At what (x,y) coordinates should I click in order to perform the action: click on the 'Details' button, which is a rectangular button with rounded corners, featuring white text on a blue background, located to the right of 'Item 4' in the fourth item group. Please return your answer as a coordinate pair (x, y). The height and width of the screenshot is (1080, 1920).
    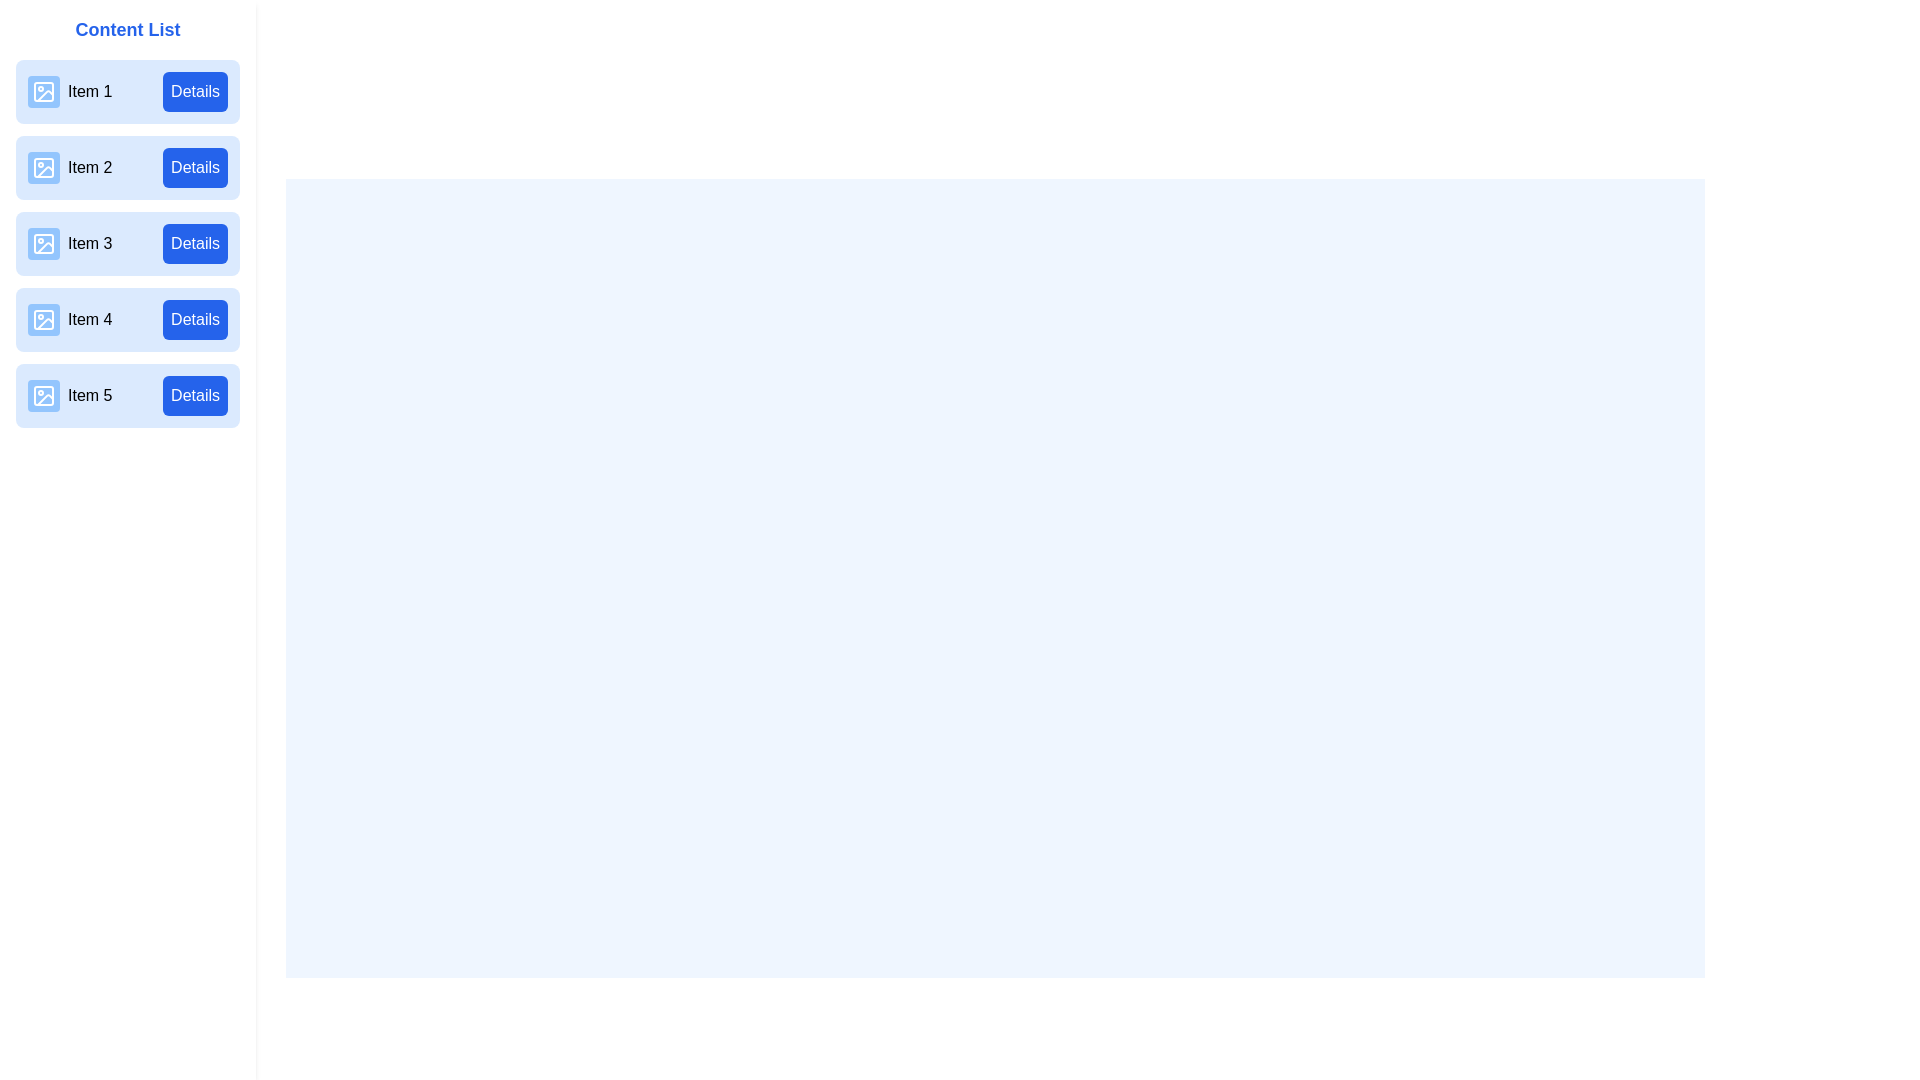
    Looking at the image, I should click on (195, 319).